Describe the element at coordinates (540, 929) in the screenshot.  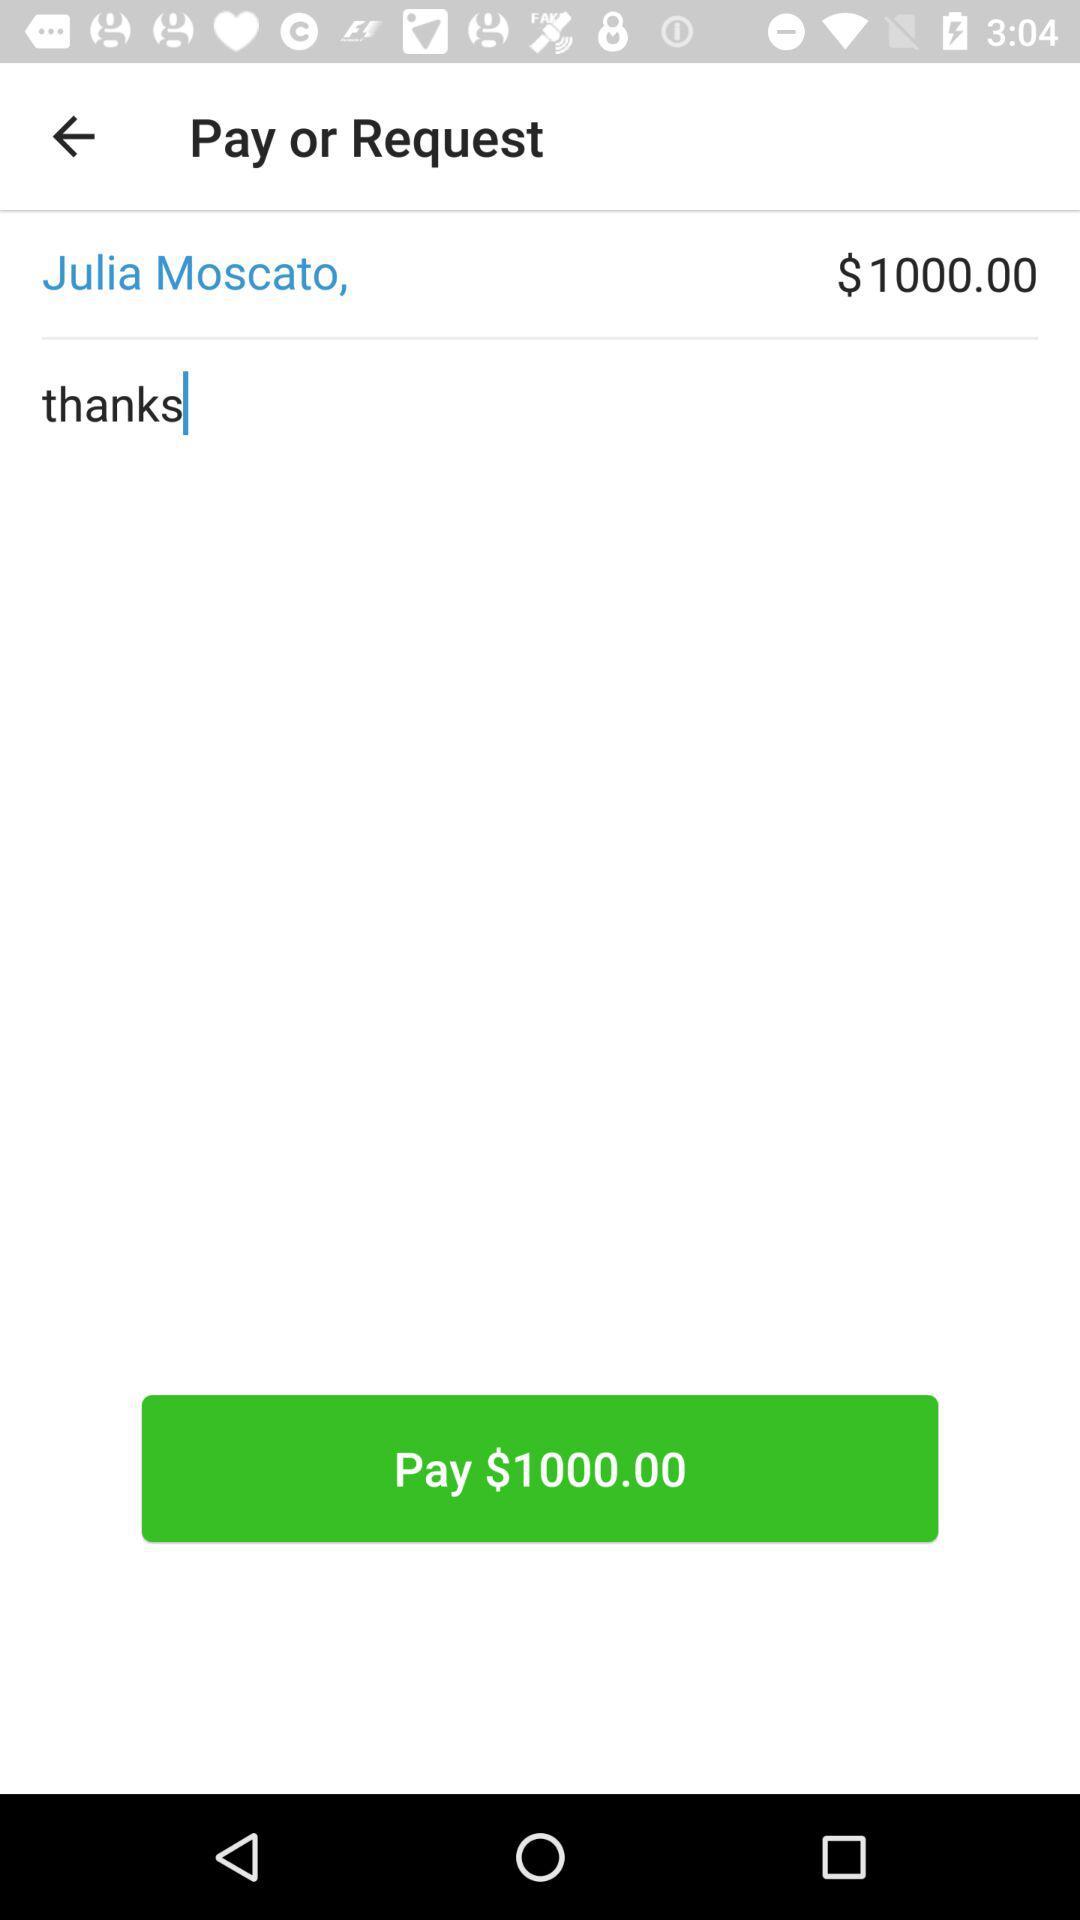
I see `icon at the center` at that location.